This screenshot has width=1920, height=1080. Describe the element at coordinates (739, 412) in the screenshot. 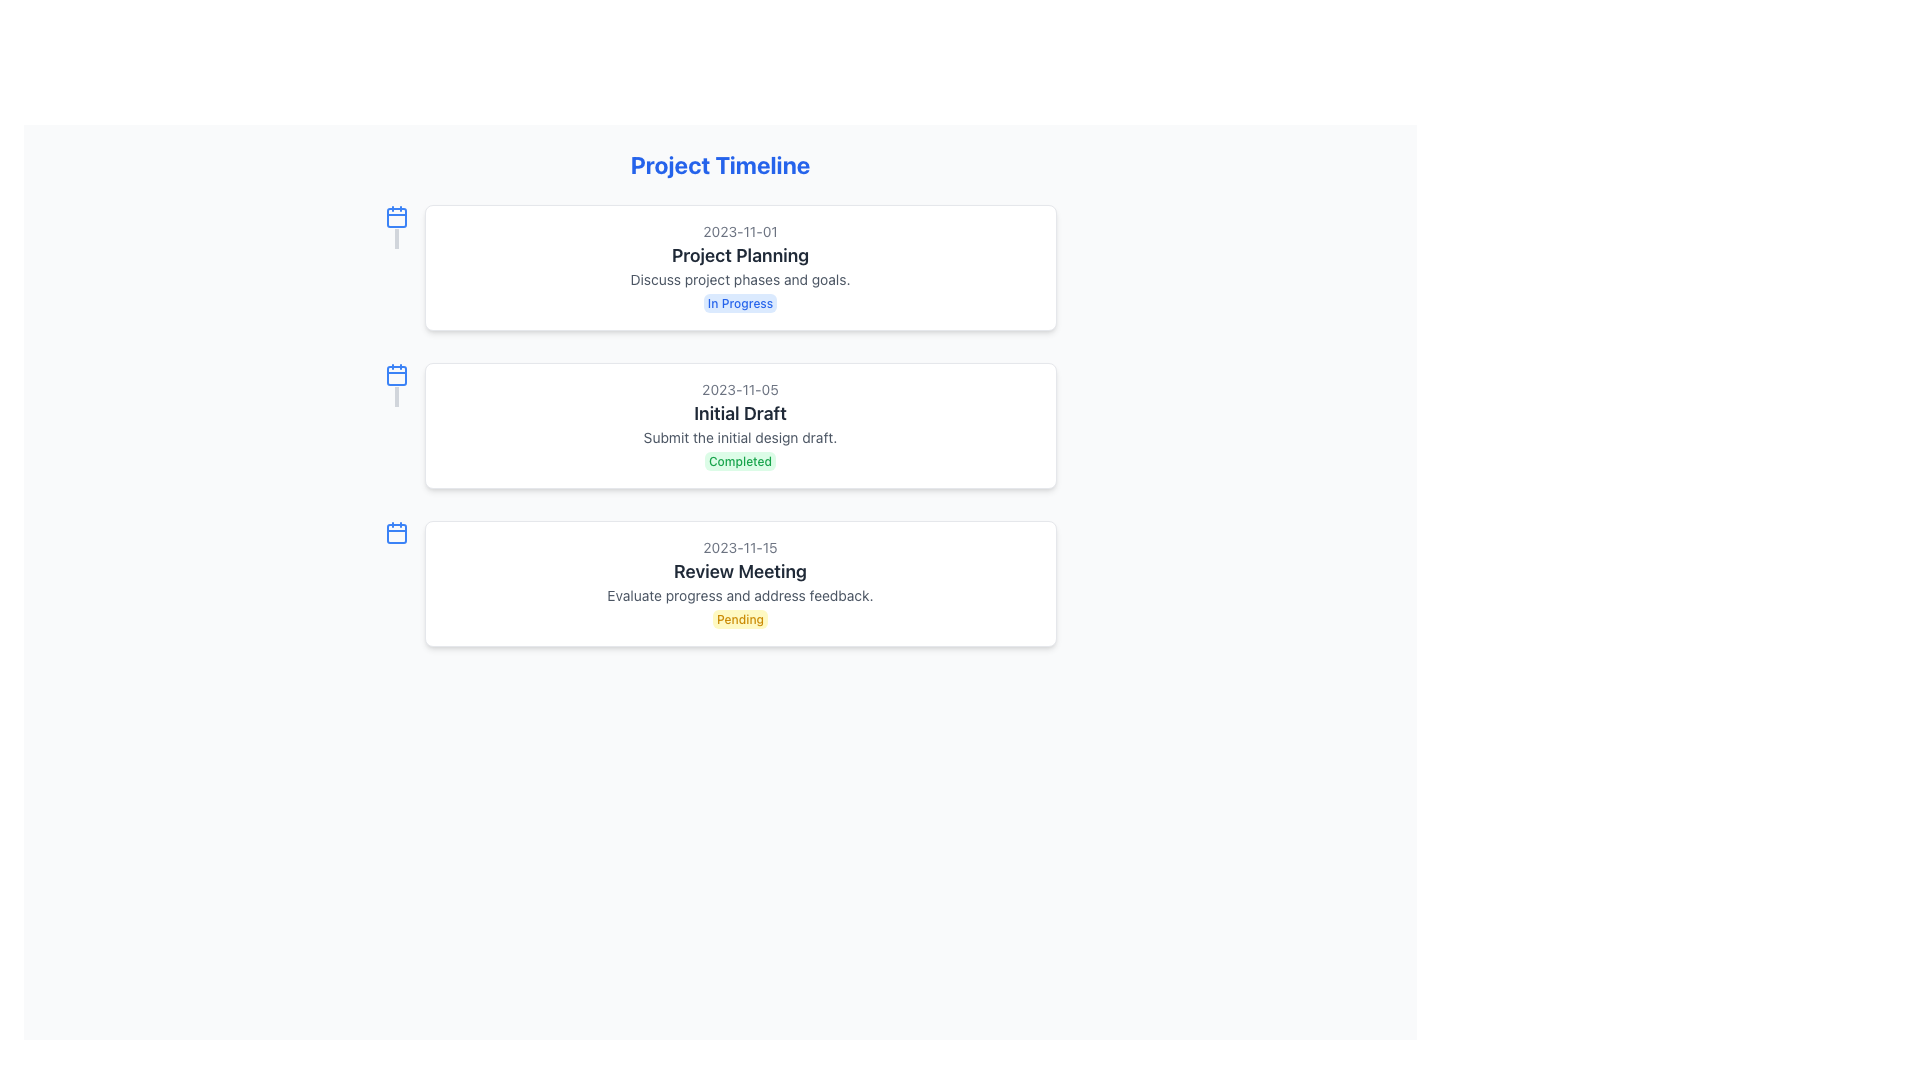

I see `the 'Initial Draft' text label, which is bold and dark gray, located below the date '2023-11-05' and above the description 'Submit the initial design draft.'` at that location.